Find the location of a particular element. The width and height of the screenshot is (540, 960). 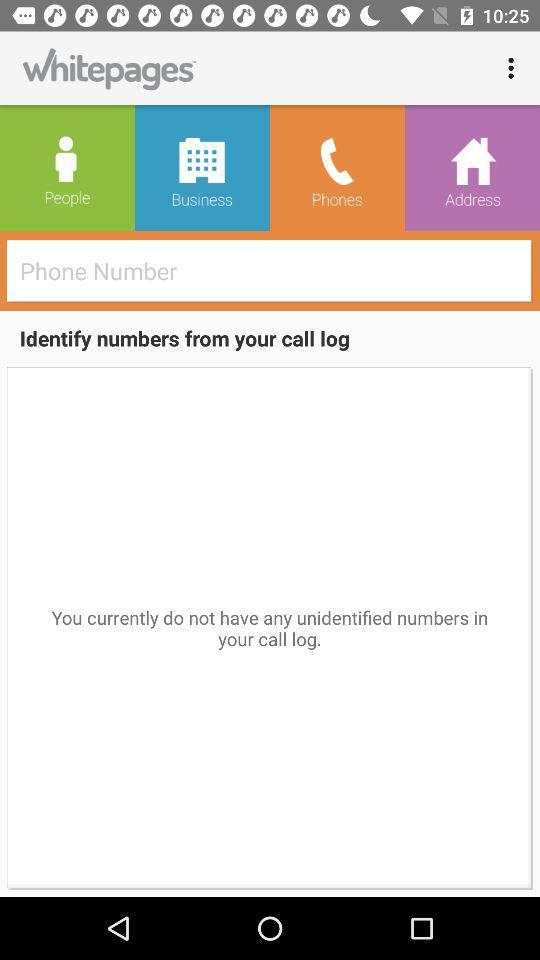

the item above the identify numbers from icon is located at coordinates (275, 269).